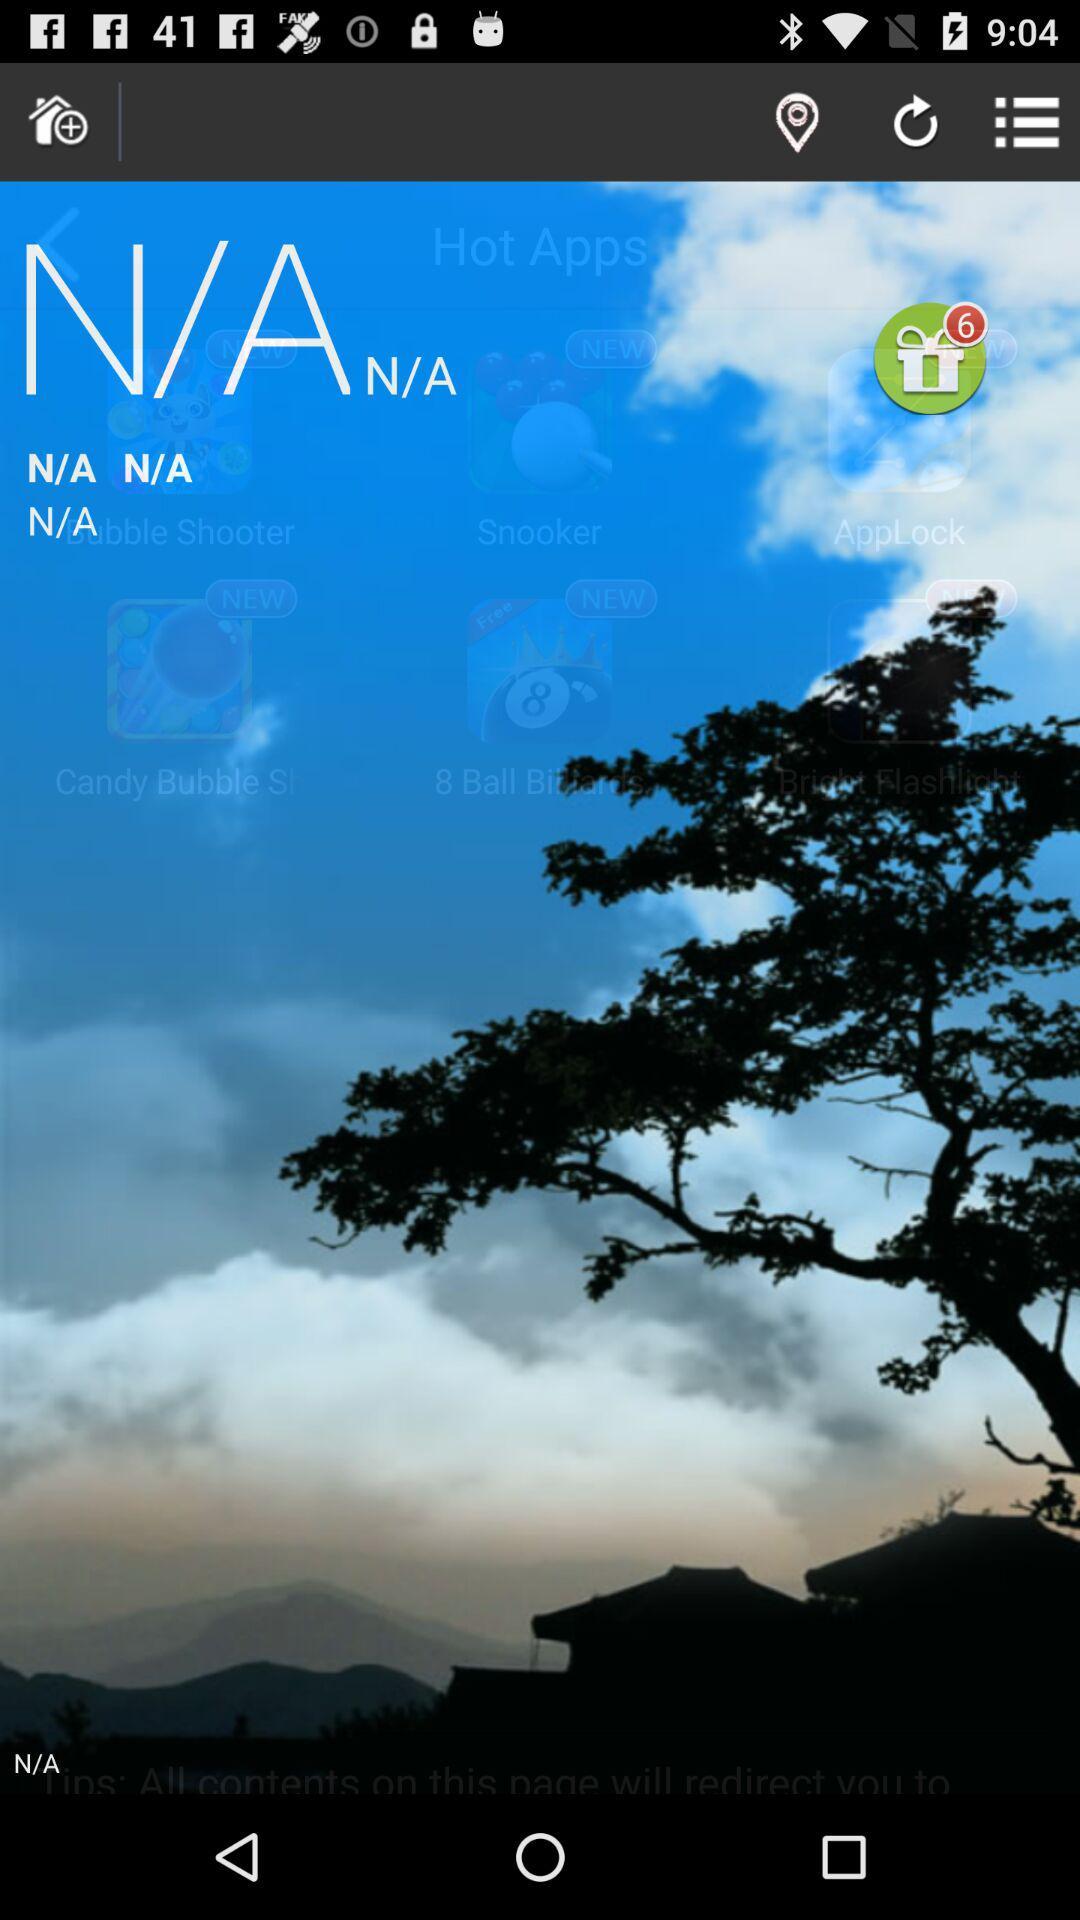 The image size is (1080, 1920). I want to click on menu, so click(1027, 121).